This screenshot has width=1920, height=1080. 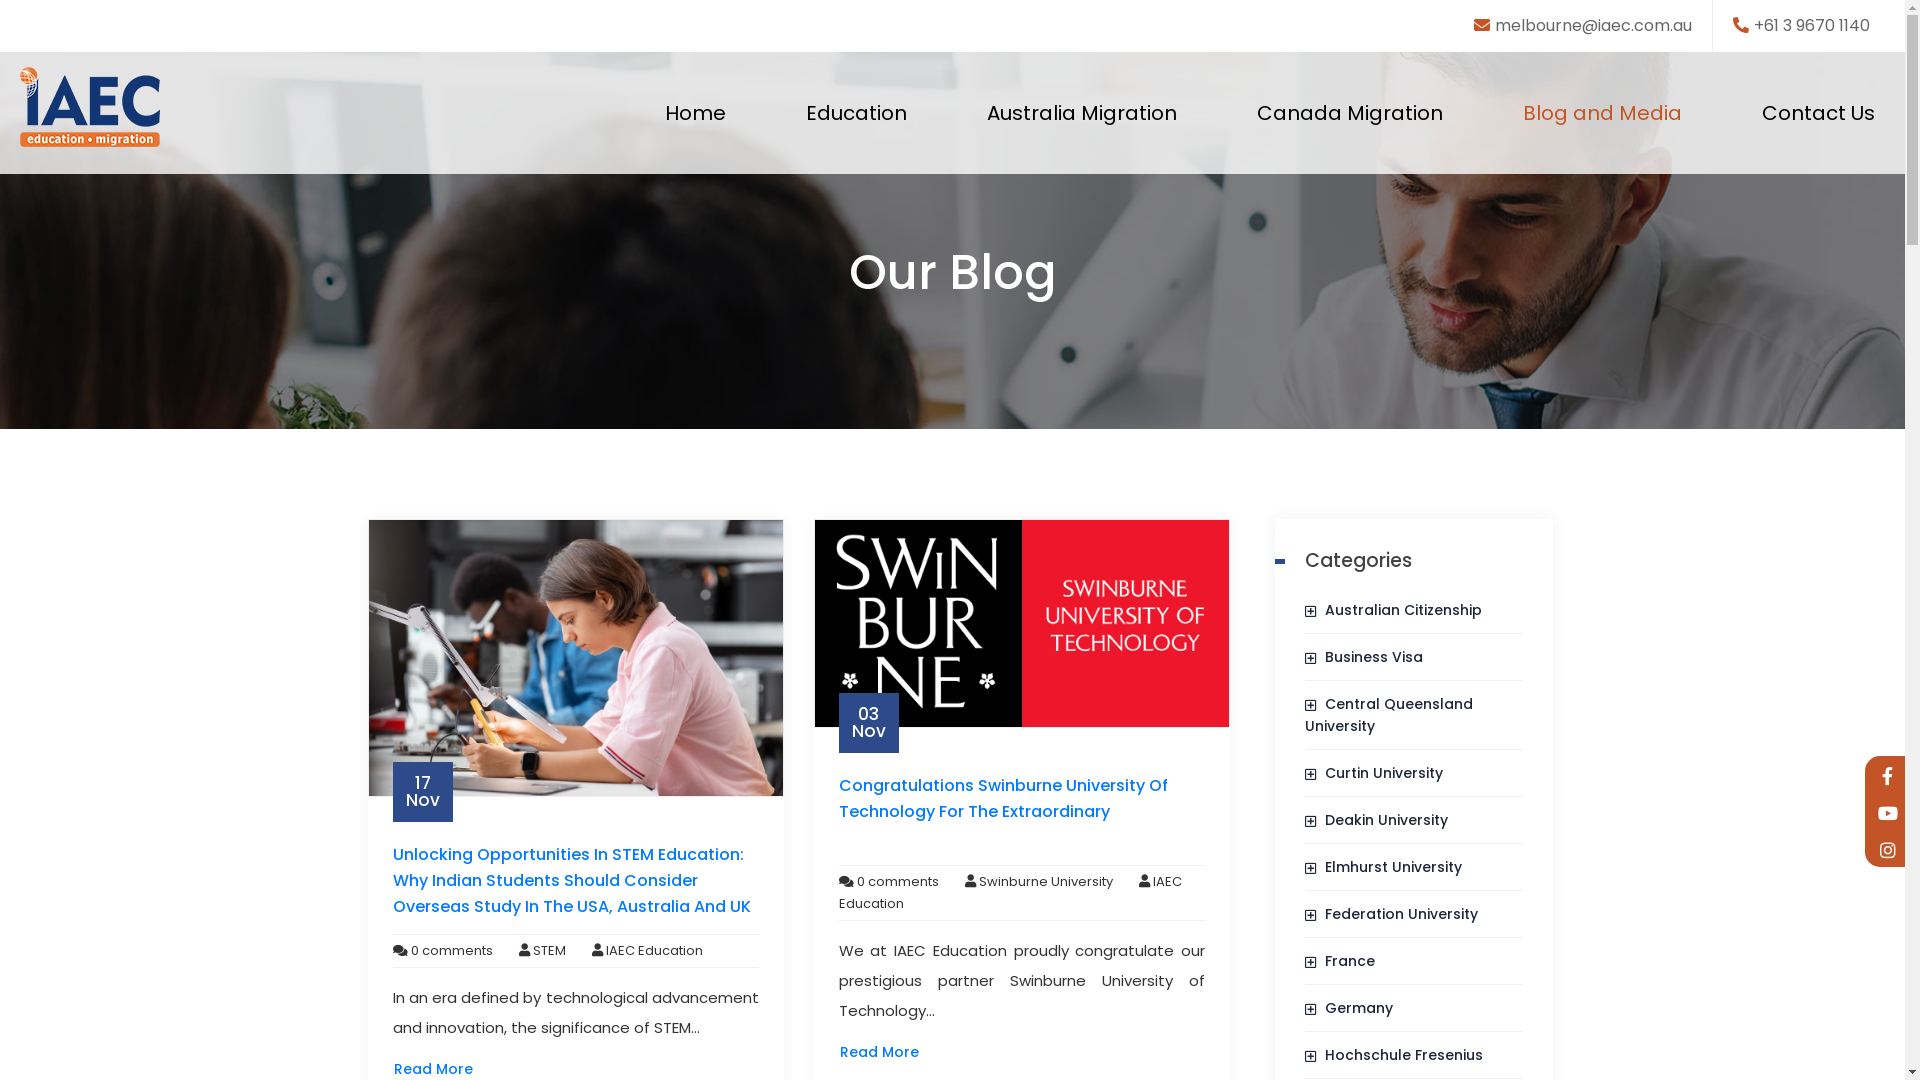 What do you see at coordinates (1305, 656) in the screenshot?
I see `'Business Visa'` at bounding box center [1305, 656].